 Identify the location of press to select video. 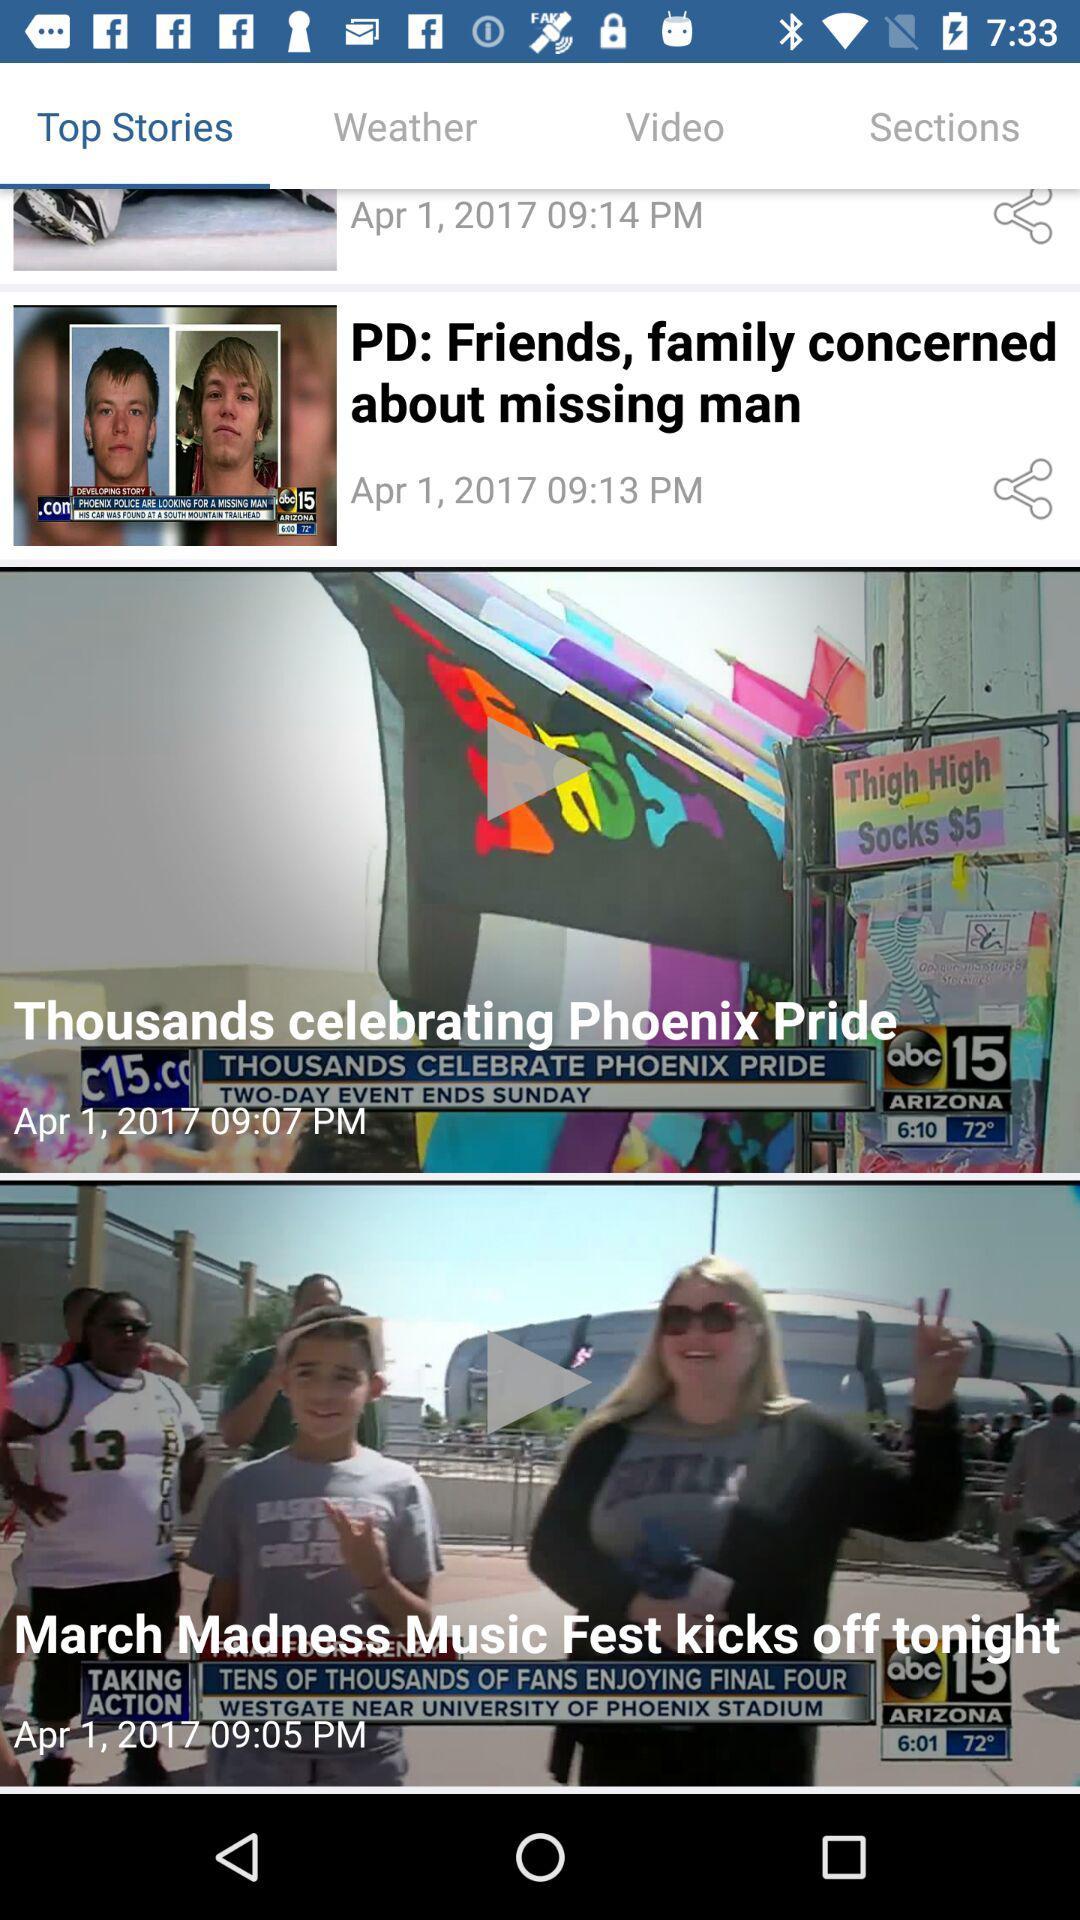
(540, 1483).